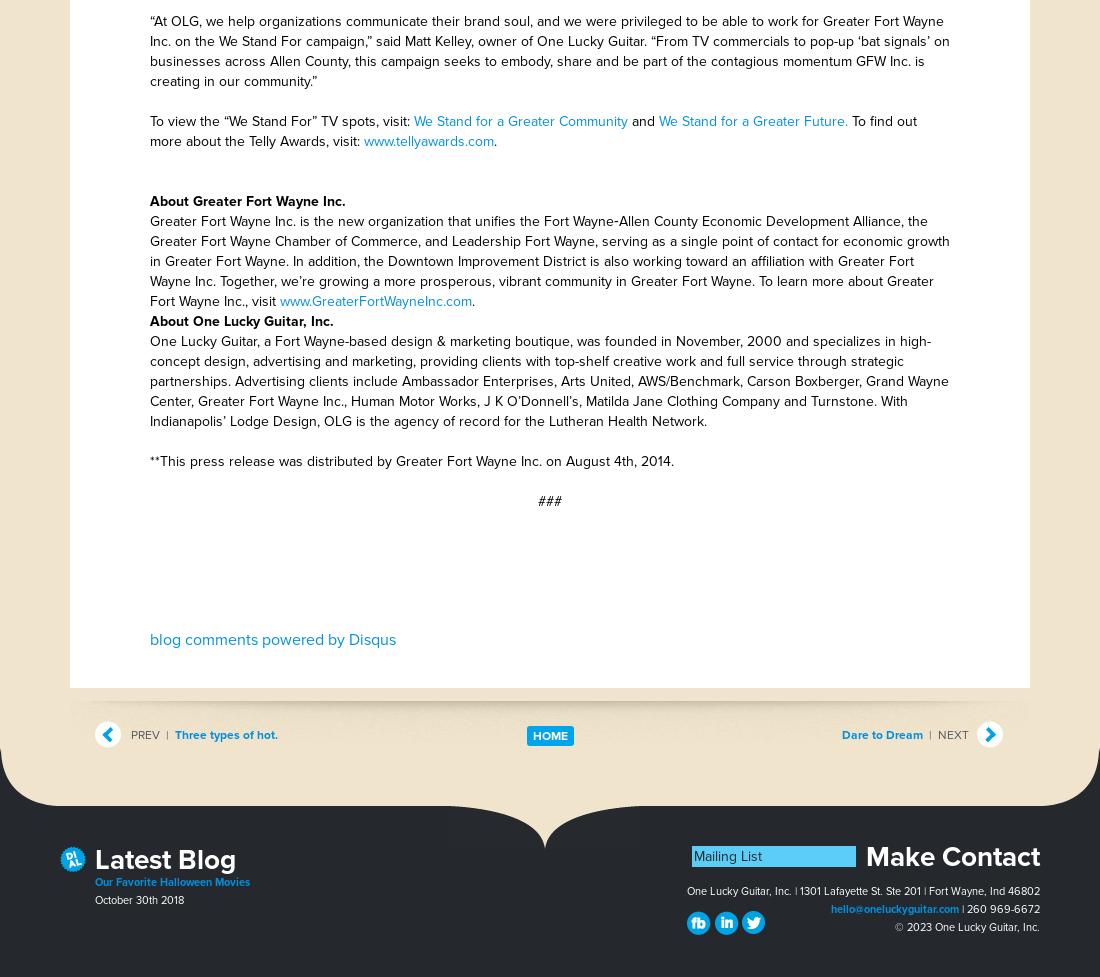 This screenshot has width=1100, height=977. What do you see at coordinates (538, 500) in the screenshot?
I see `'###'` at bounding box center [538, 500].